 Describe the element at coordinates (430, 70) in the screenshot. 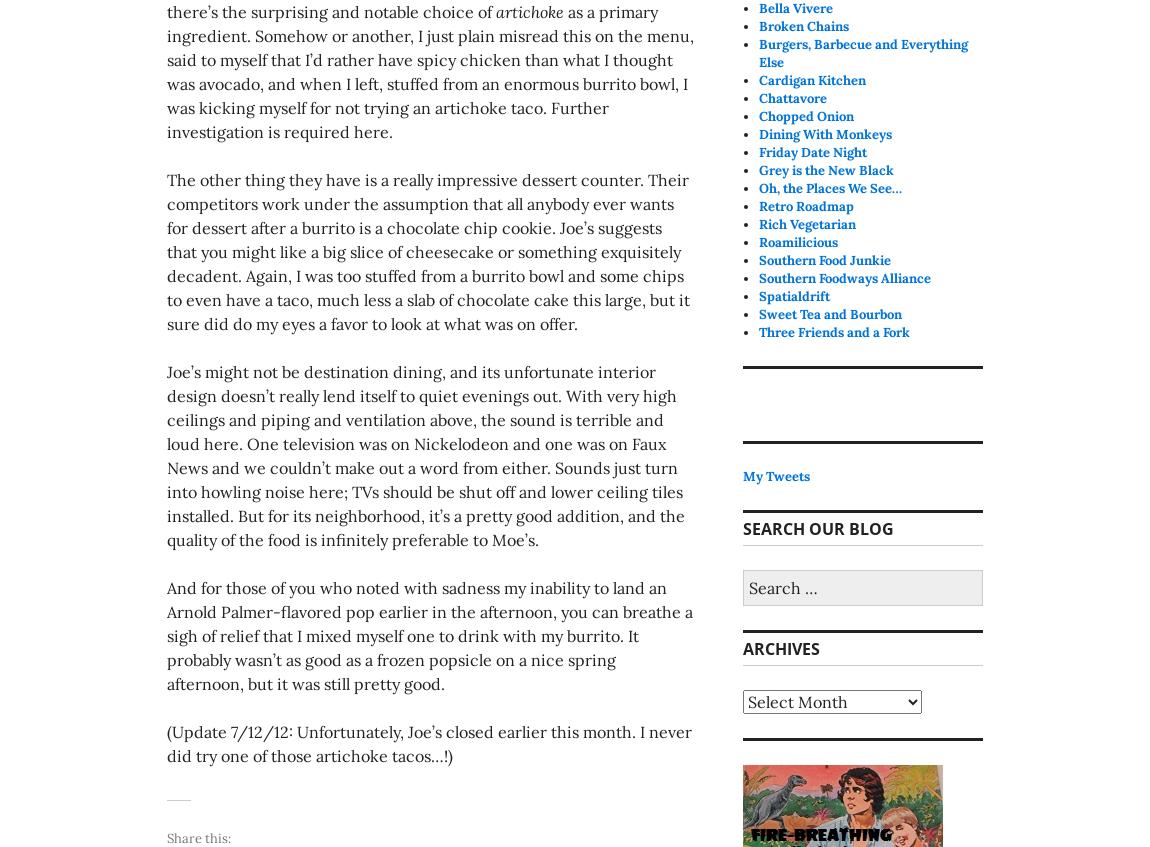

I see `'as a primary ingredient.  Somehow or another, I just plain misread this on the menu, said to myself that I’d rather have spicy chicken than what I thought was avocado, and when I left, stuffed from an enormous burrito bowl, I was kicking myself for not trying an artichoke taco.  Further investigation is required here.'` at that location.